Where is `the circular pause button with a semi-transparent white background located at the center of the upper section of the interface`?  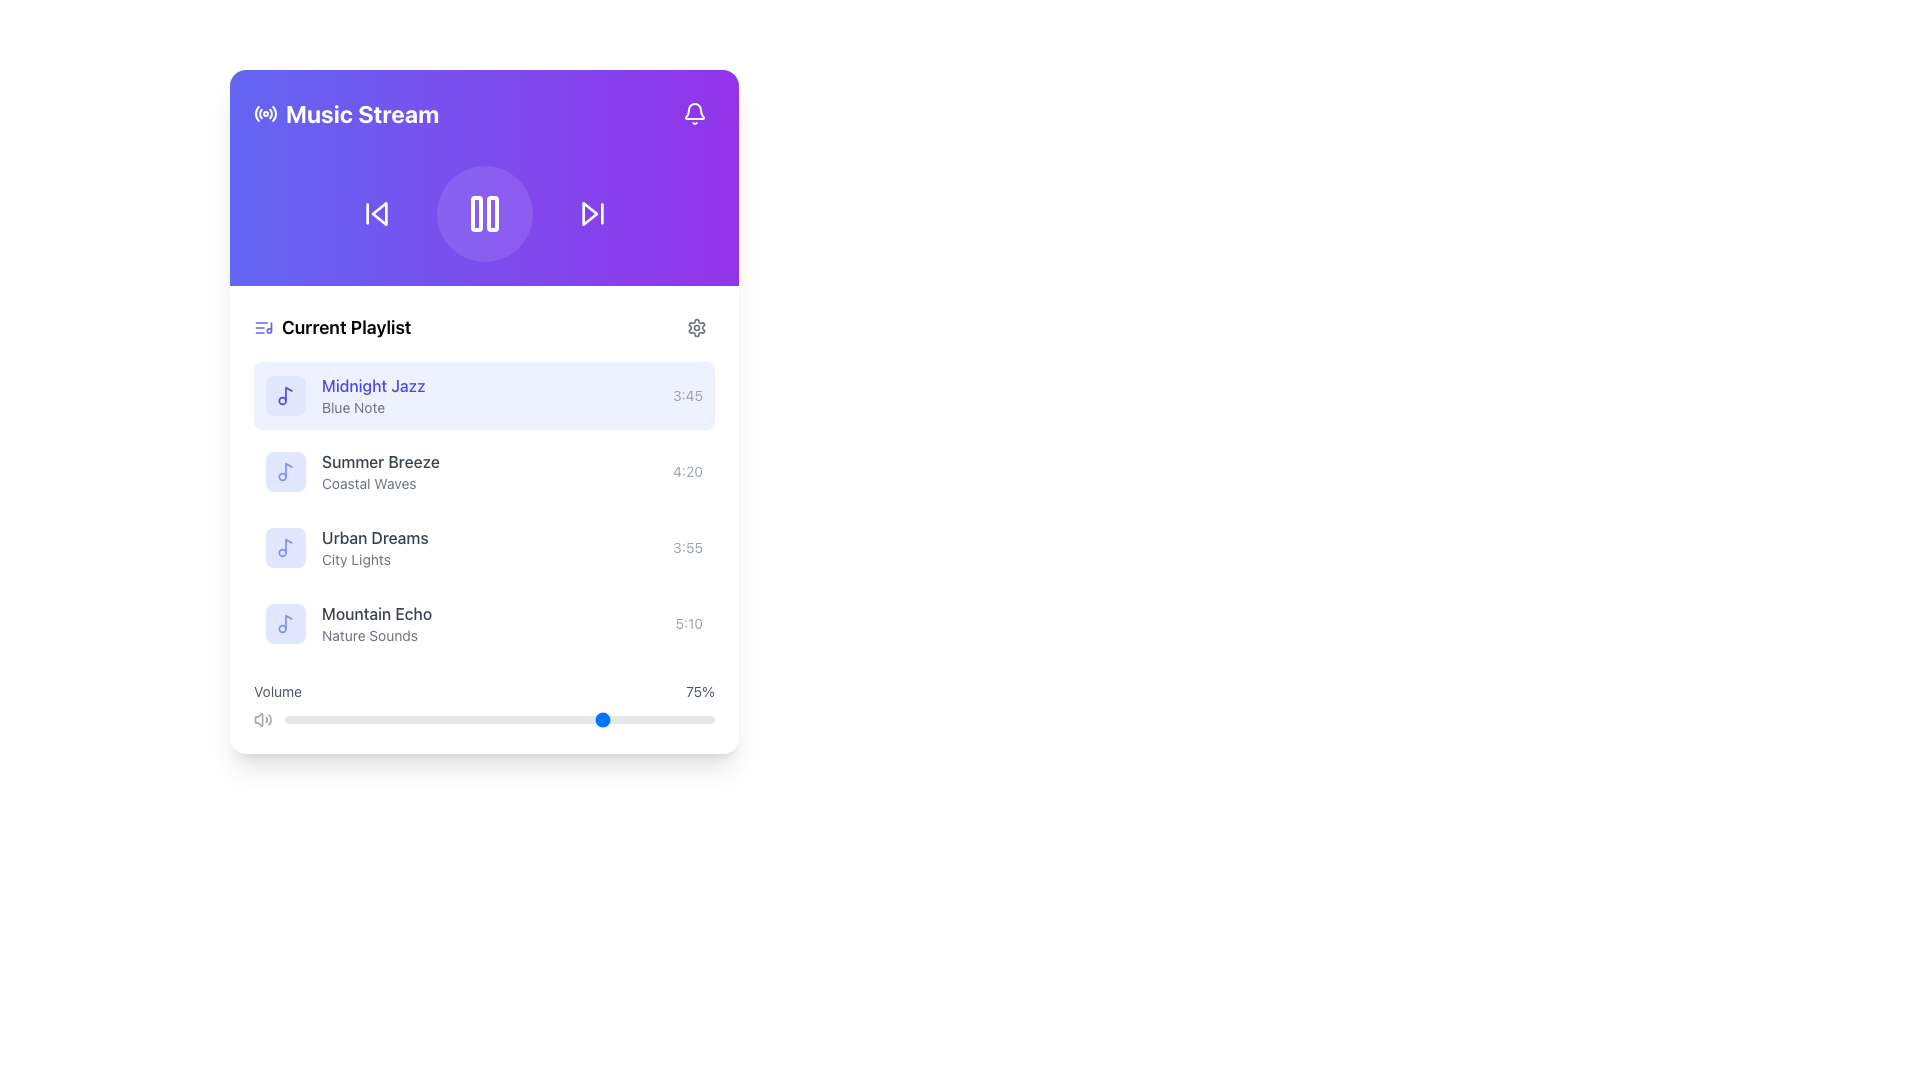 the circular pause button with a semi-transparent white background located at the center of the upper section of the interface is located at coordinates (484, 213).